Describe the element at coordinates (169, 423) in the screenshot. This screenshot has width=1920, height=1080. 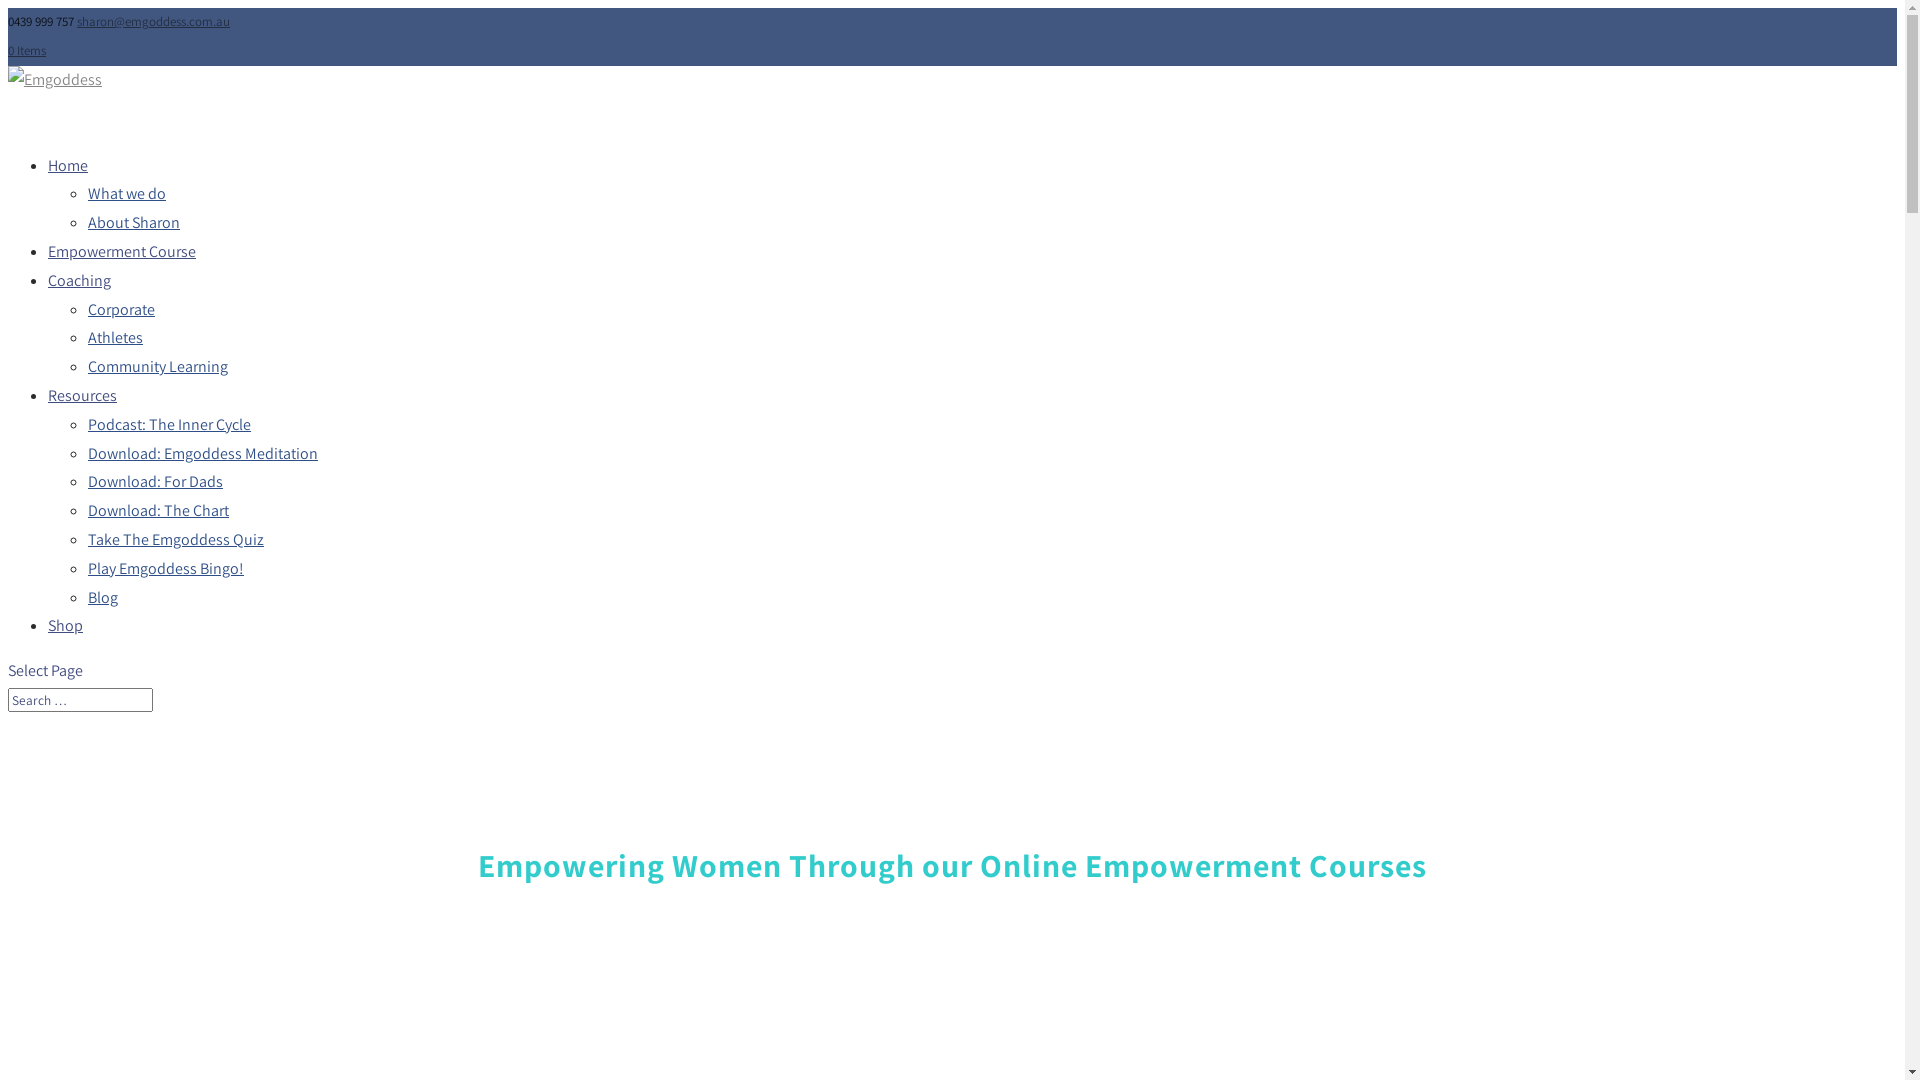
I see `'Podcast: The Inner Cycle'` at that location.